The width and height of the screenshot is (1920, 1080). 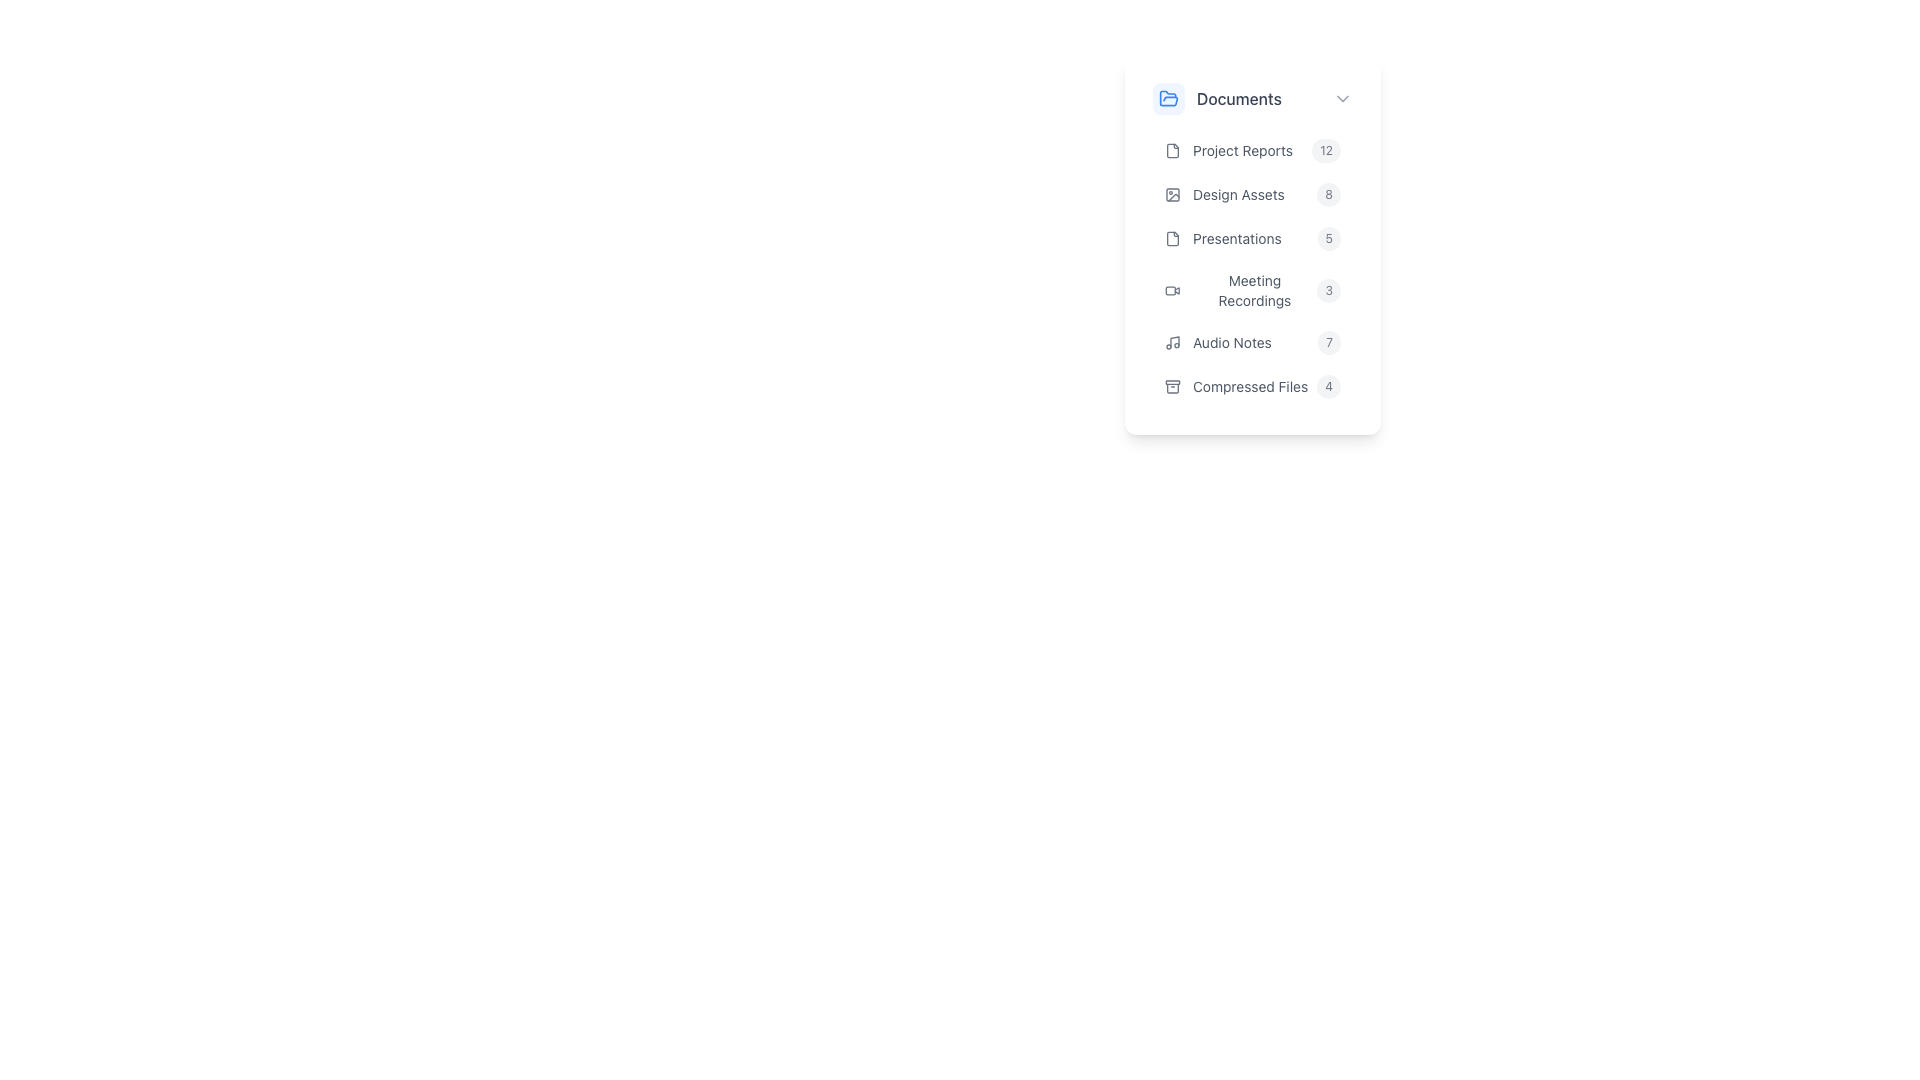 I want to click on the first list item in the vertical list, which features a document icon, the text 'Project Reports', and a badge showing the number '12', so click(x=1251, y=149).